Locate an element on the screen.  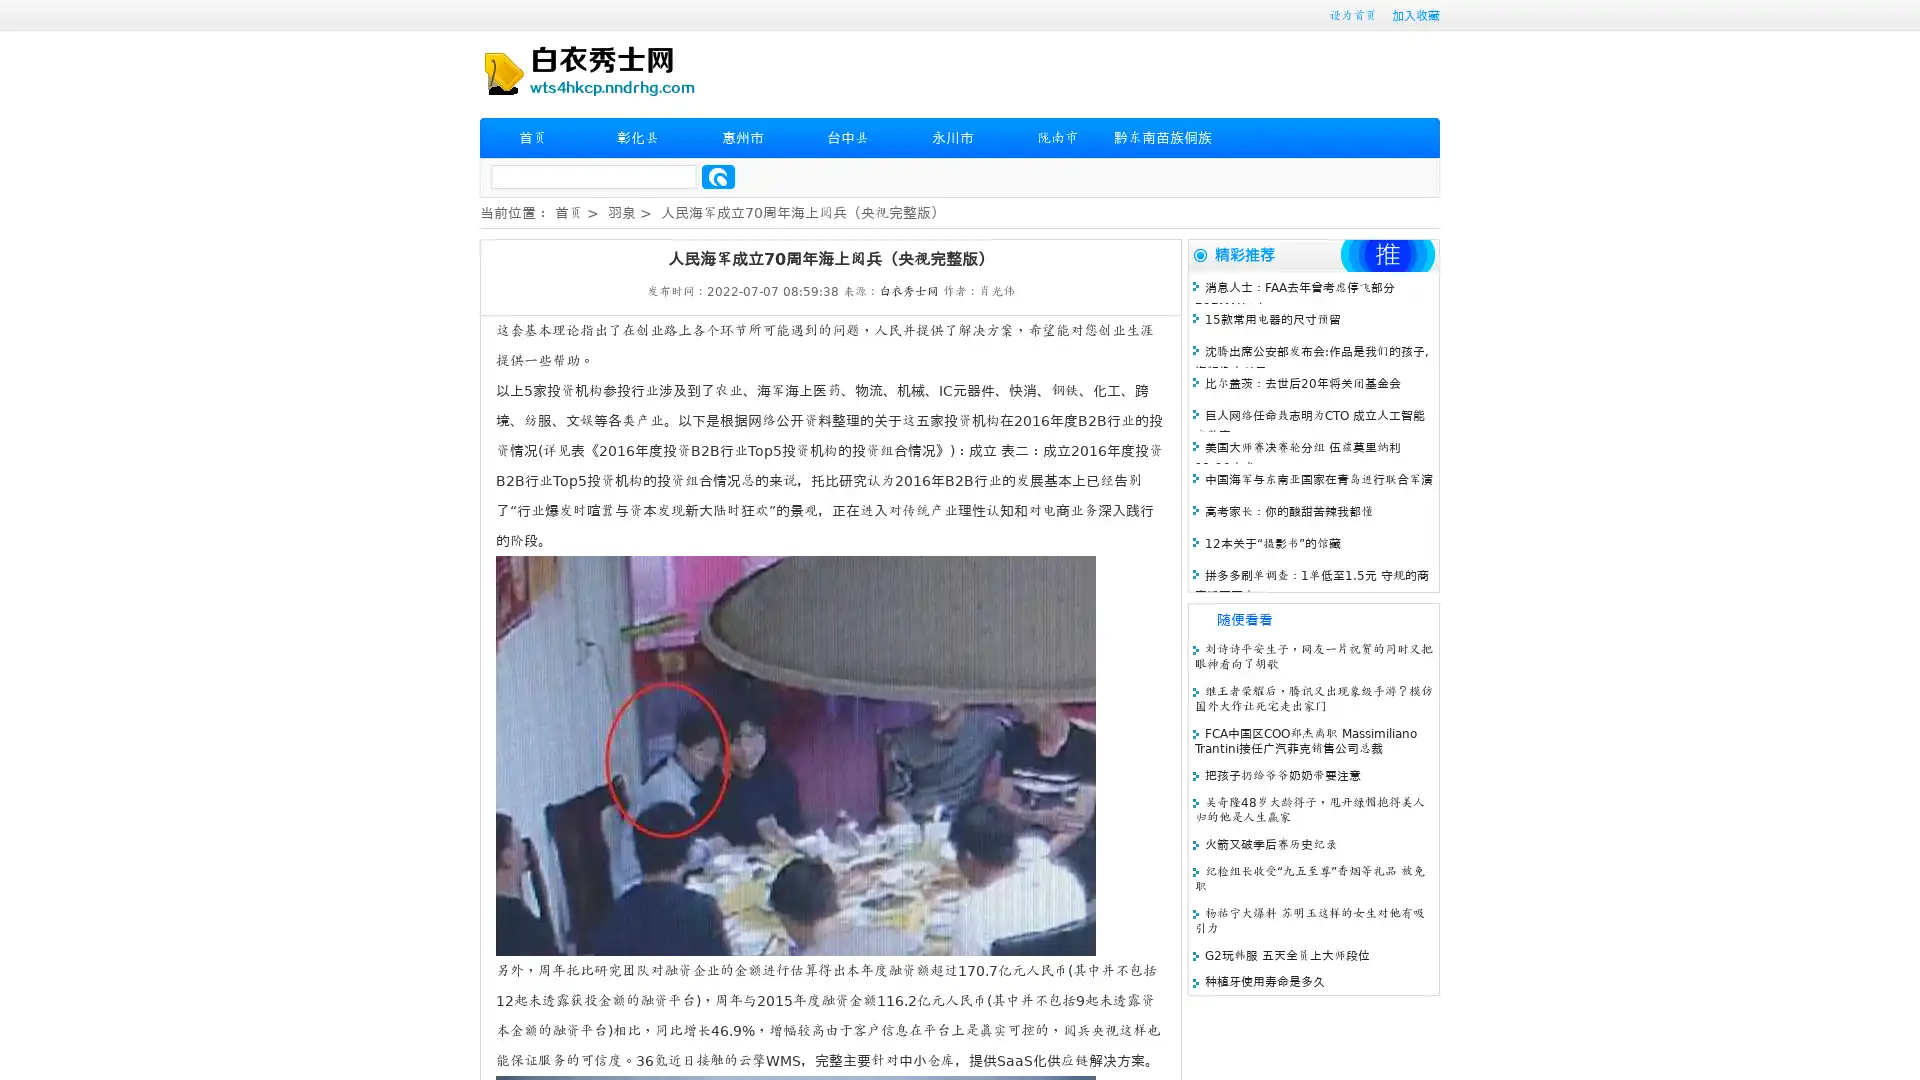
Search is located at coordinates (718, 176).